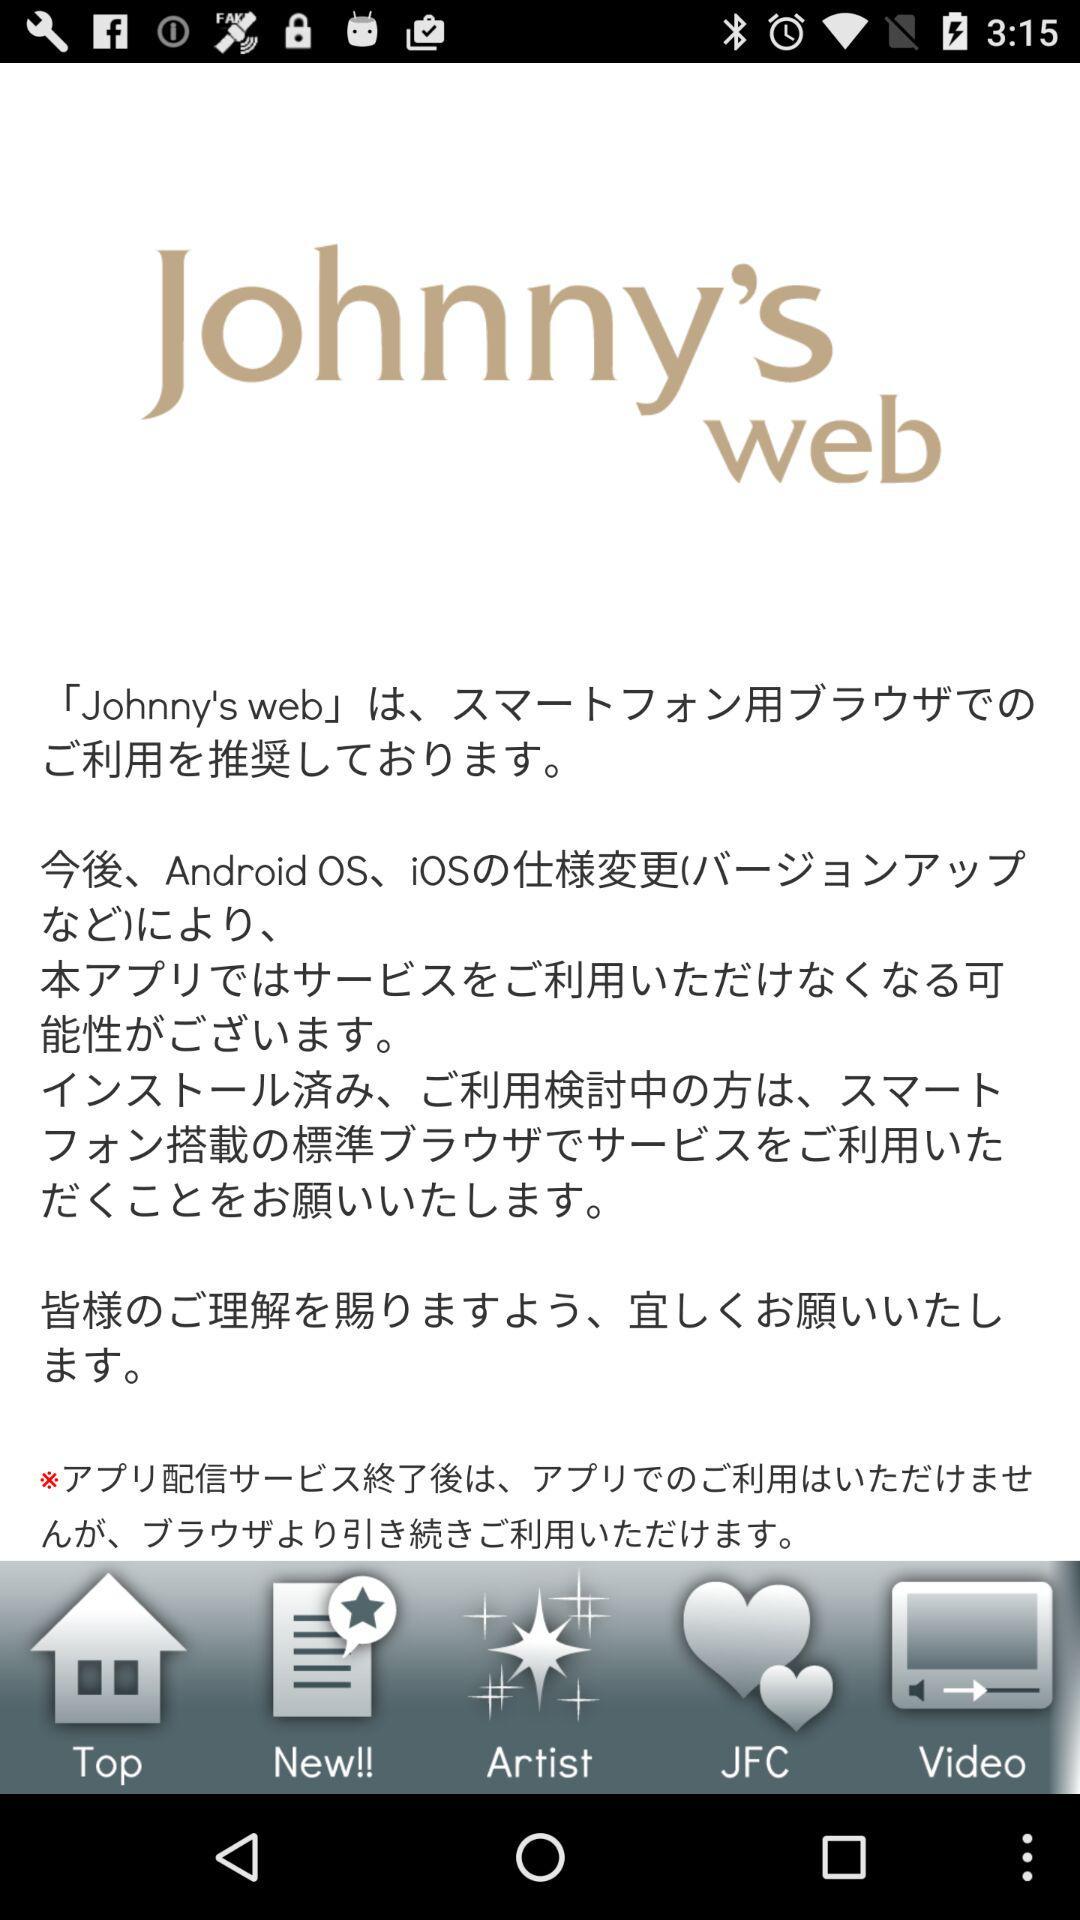  What do you see at coordinates (108, 1677) in the screenshot?
I see `house for home/top` at bounding box center [108, 1677].